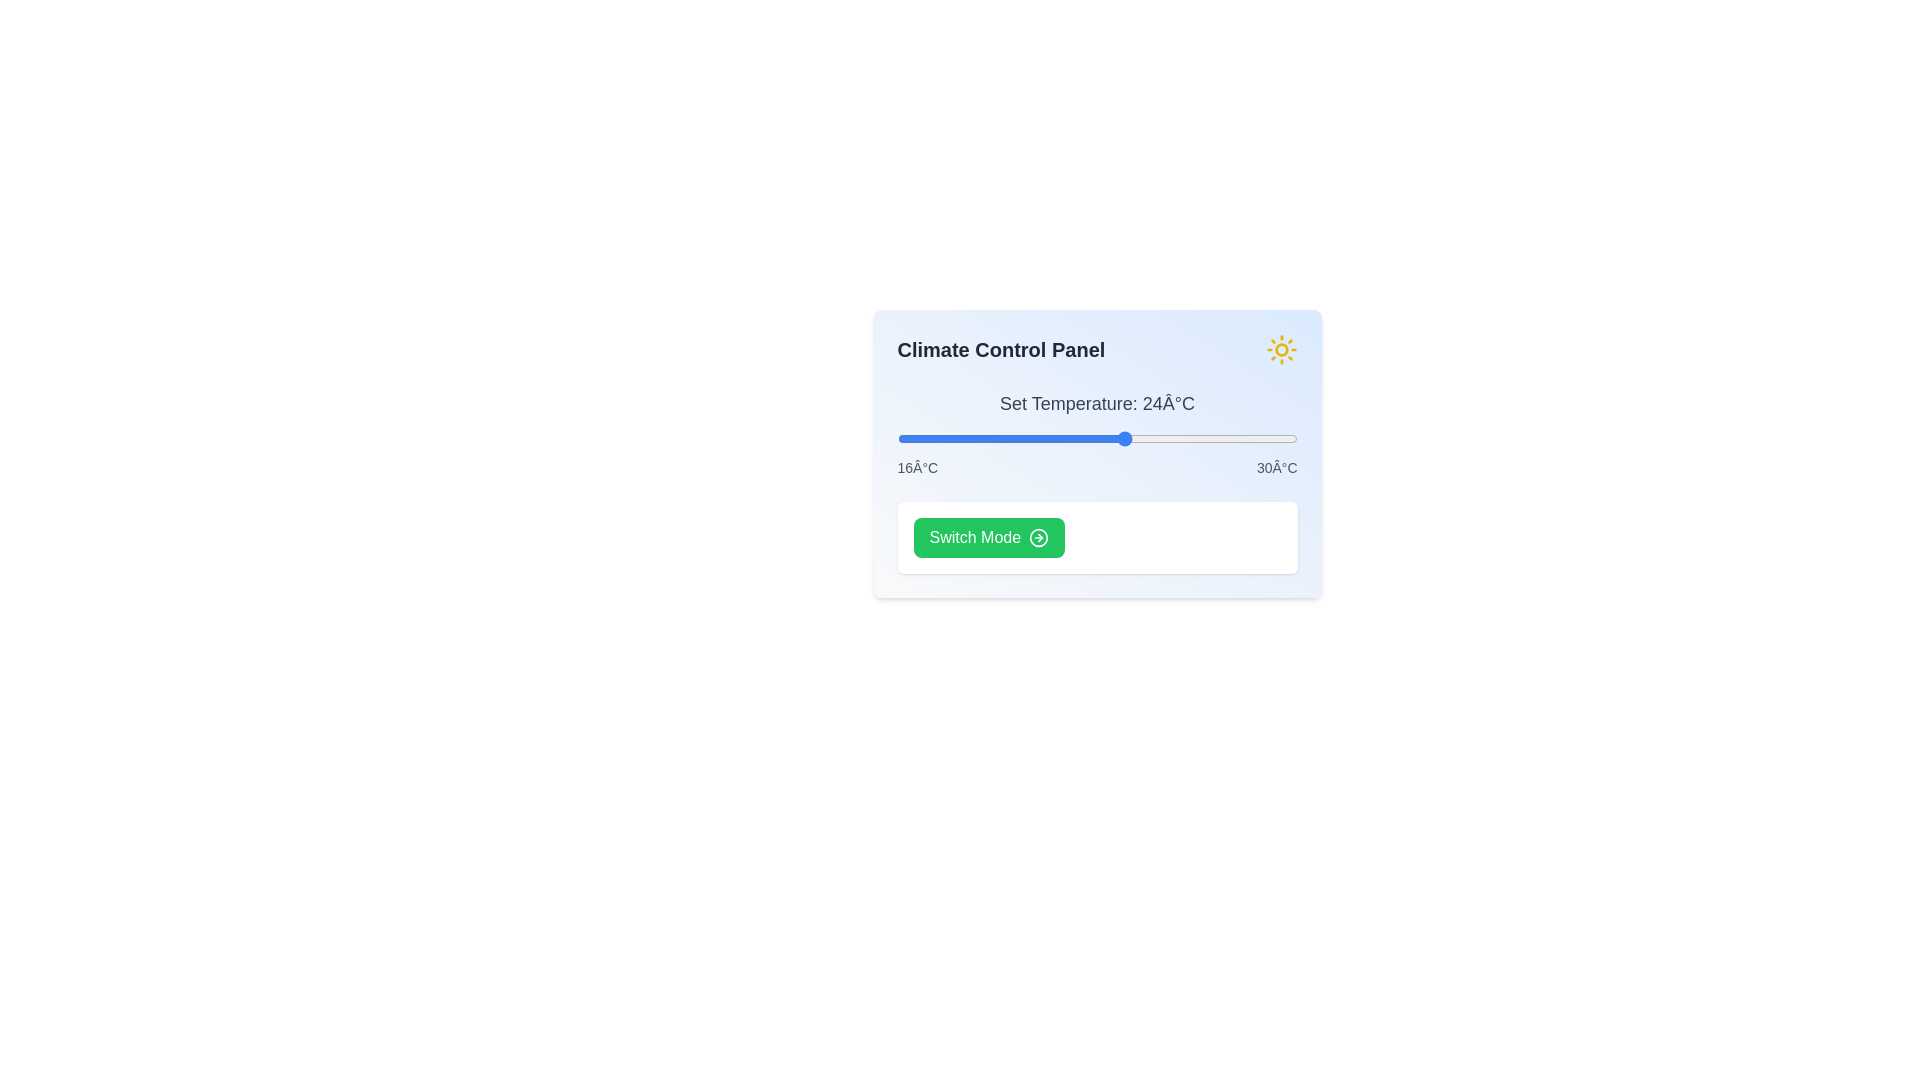 This screenshot has width=1920, height=1080. I want to click on the temperature, so click(1183, 438).